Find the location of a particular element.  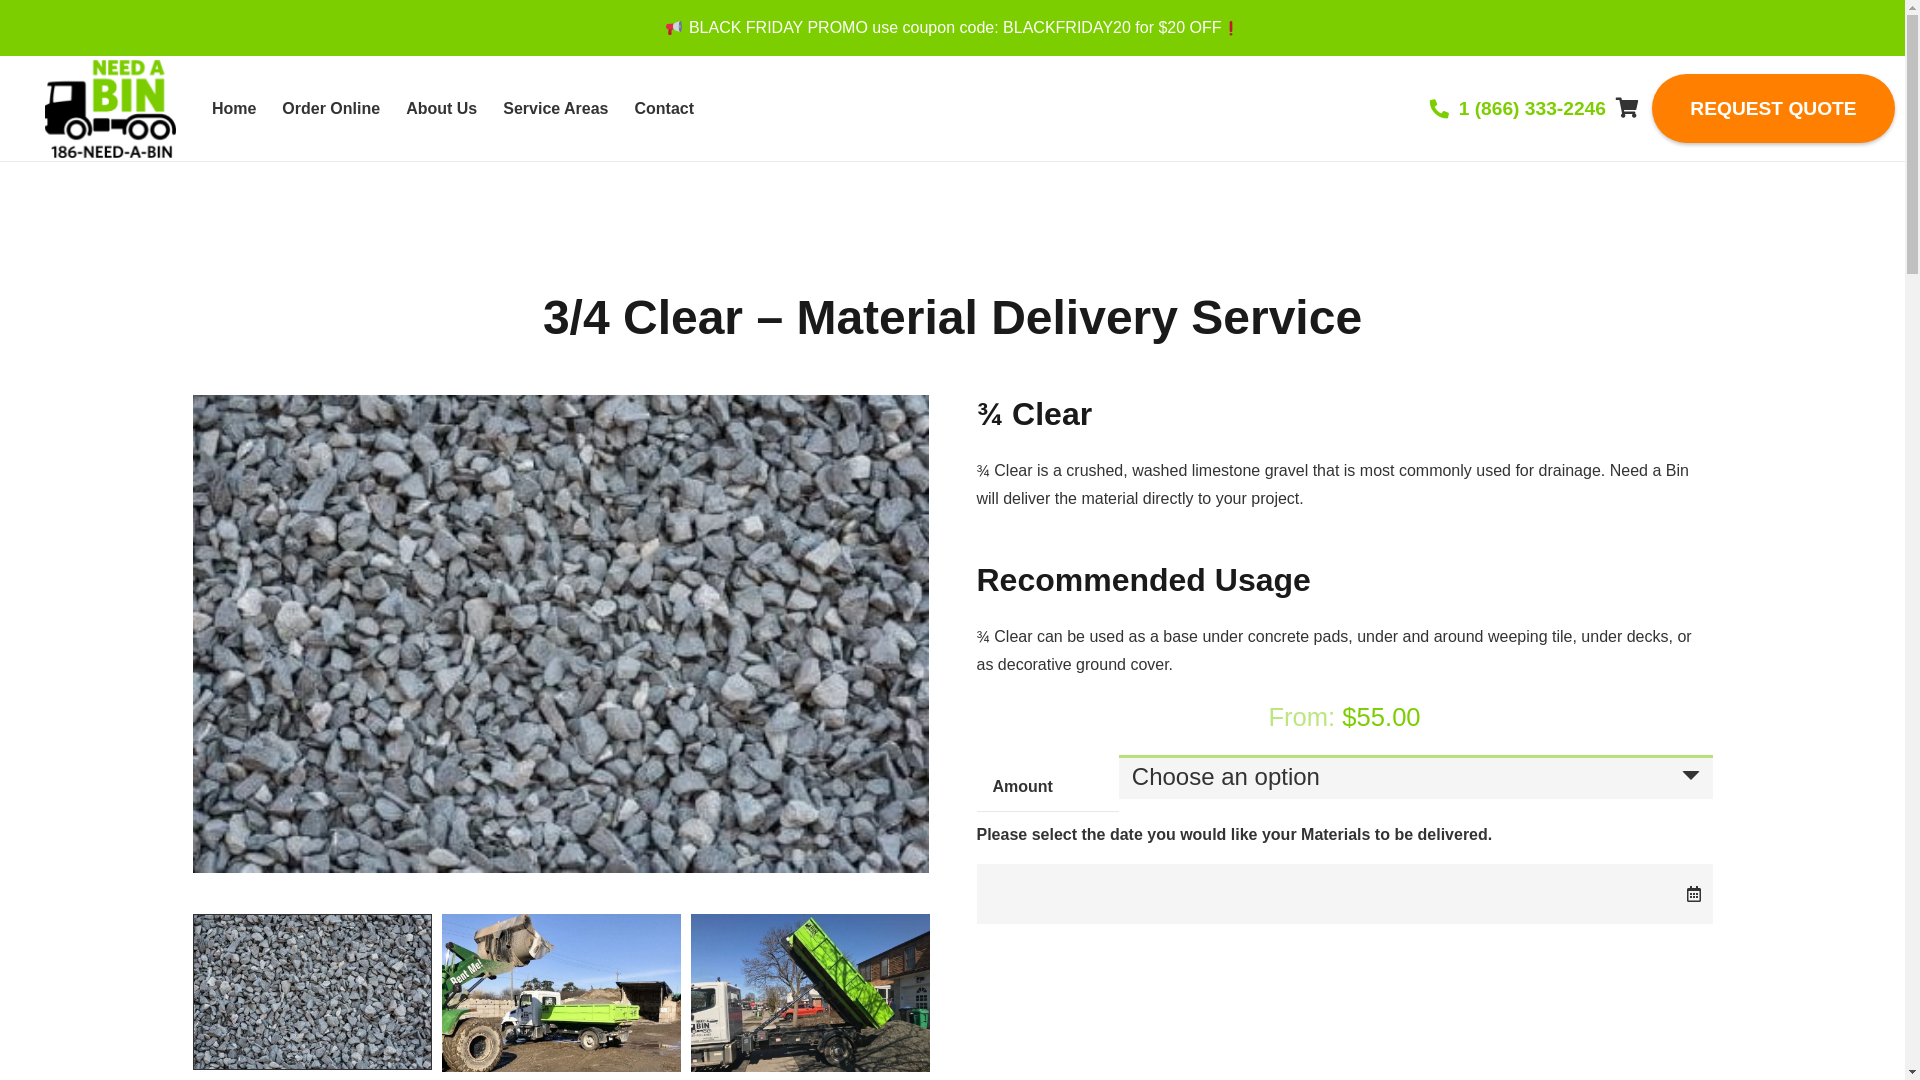

'Order Online' is located at coordinates (331, 108).